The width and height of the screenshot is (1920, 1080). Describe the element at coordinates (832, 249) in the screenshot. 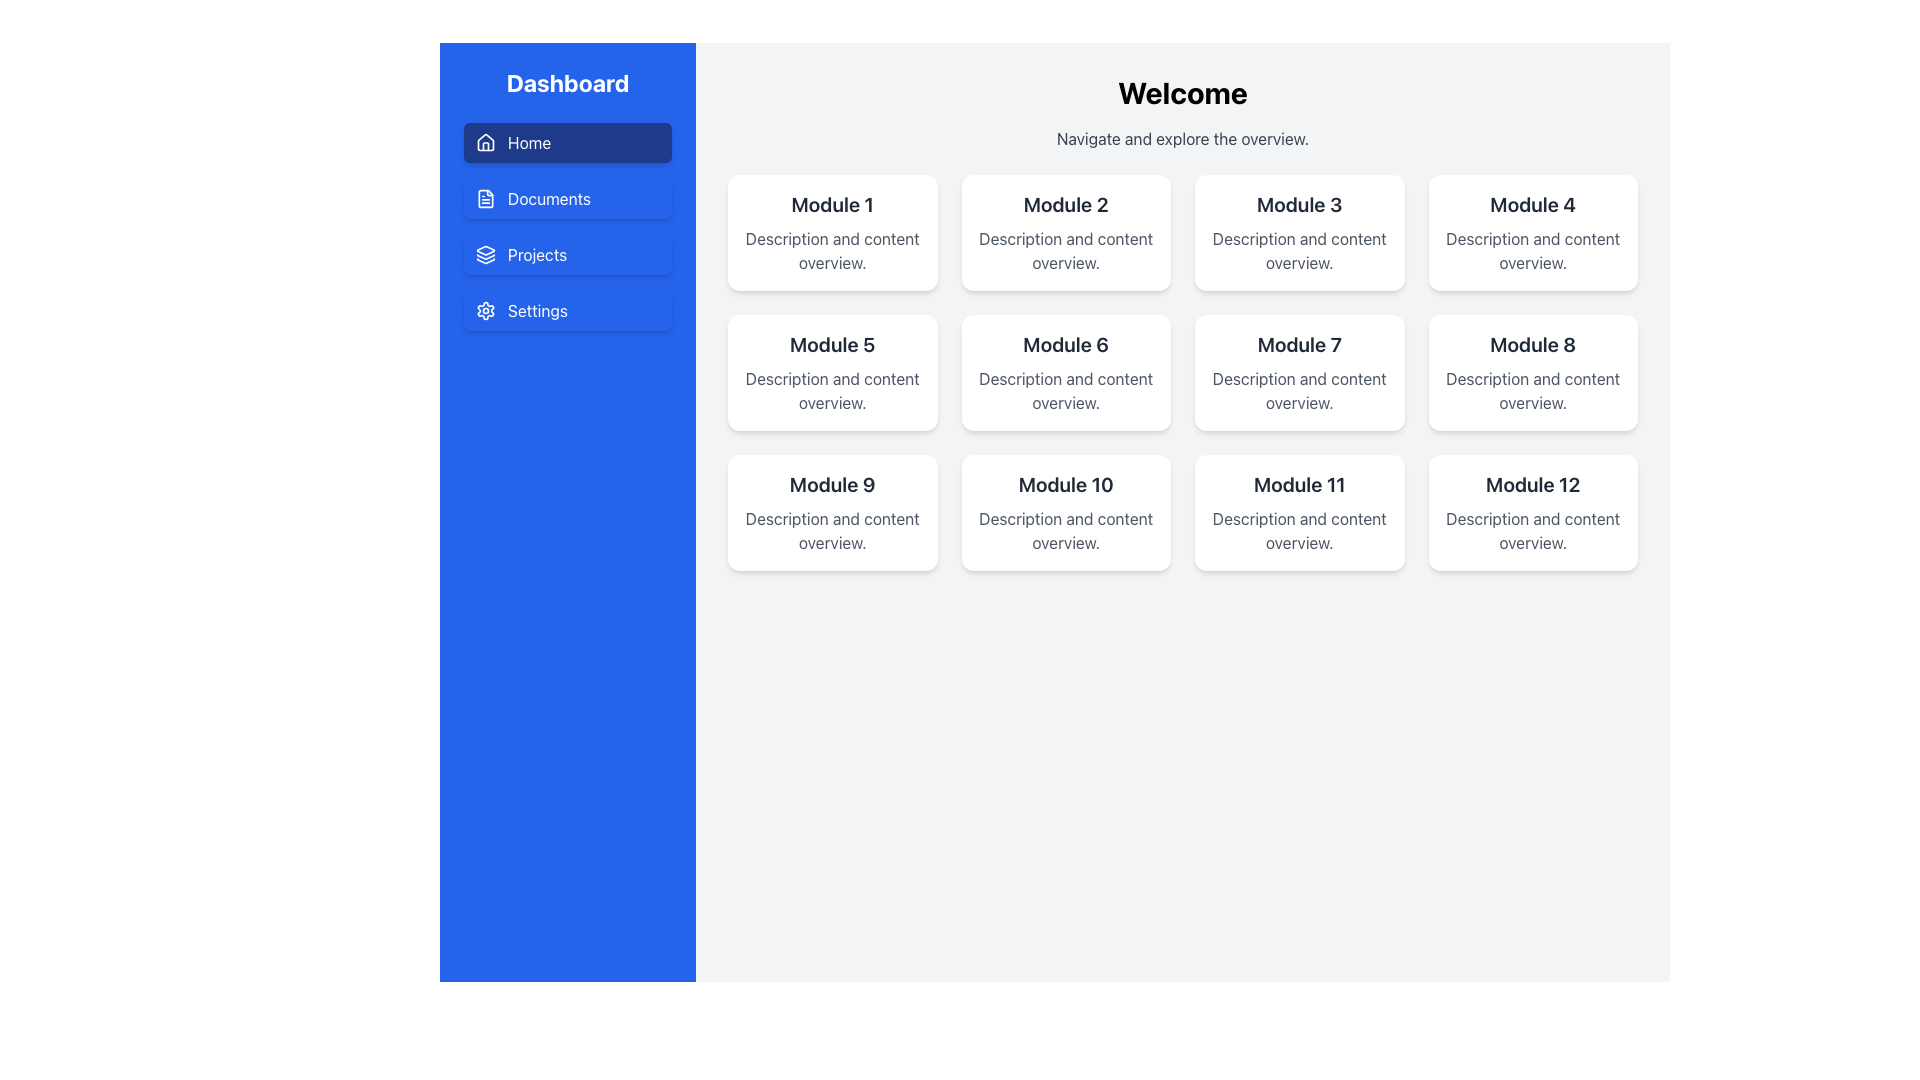

I see `the text content label element that displays 'Description and content overview.' below the title 'Module 1' in a light gray color` at that location.